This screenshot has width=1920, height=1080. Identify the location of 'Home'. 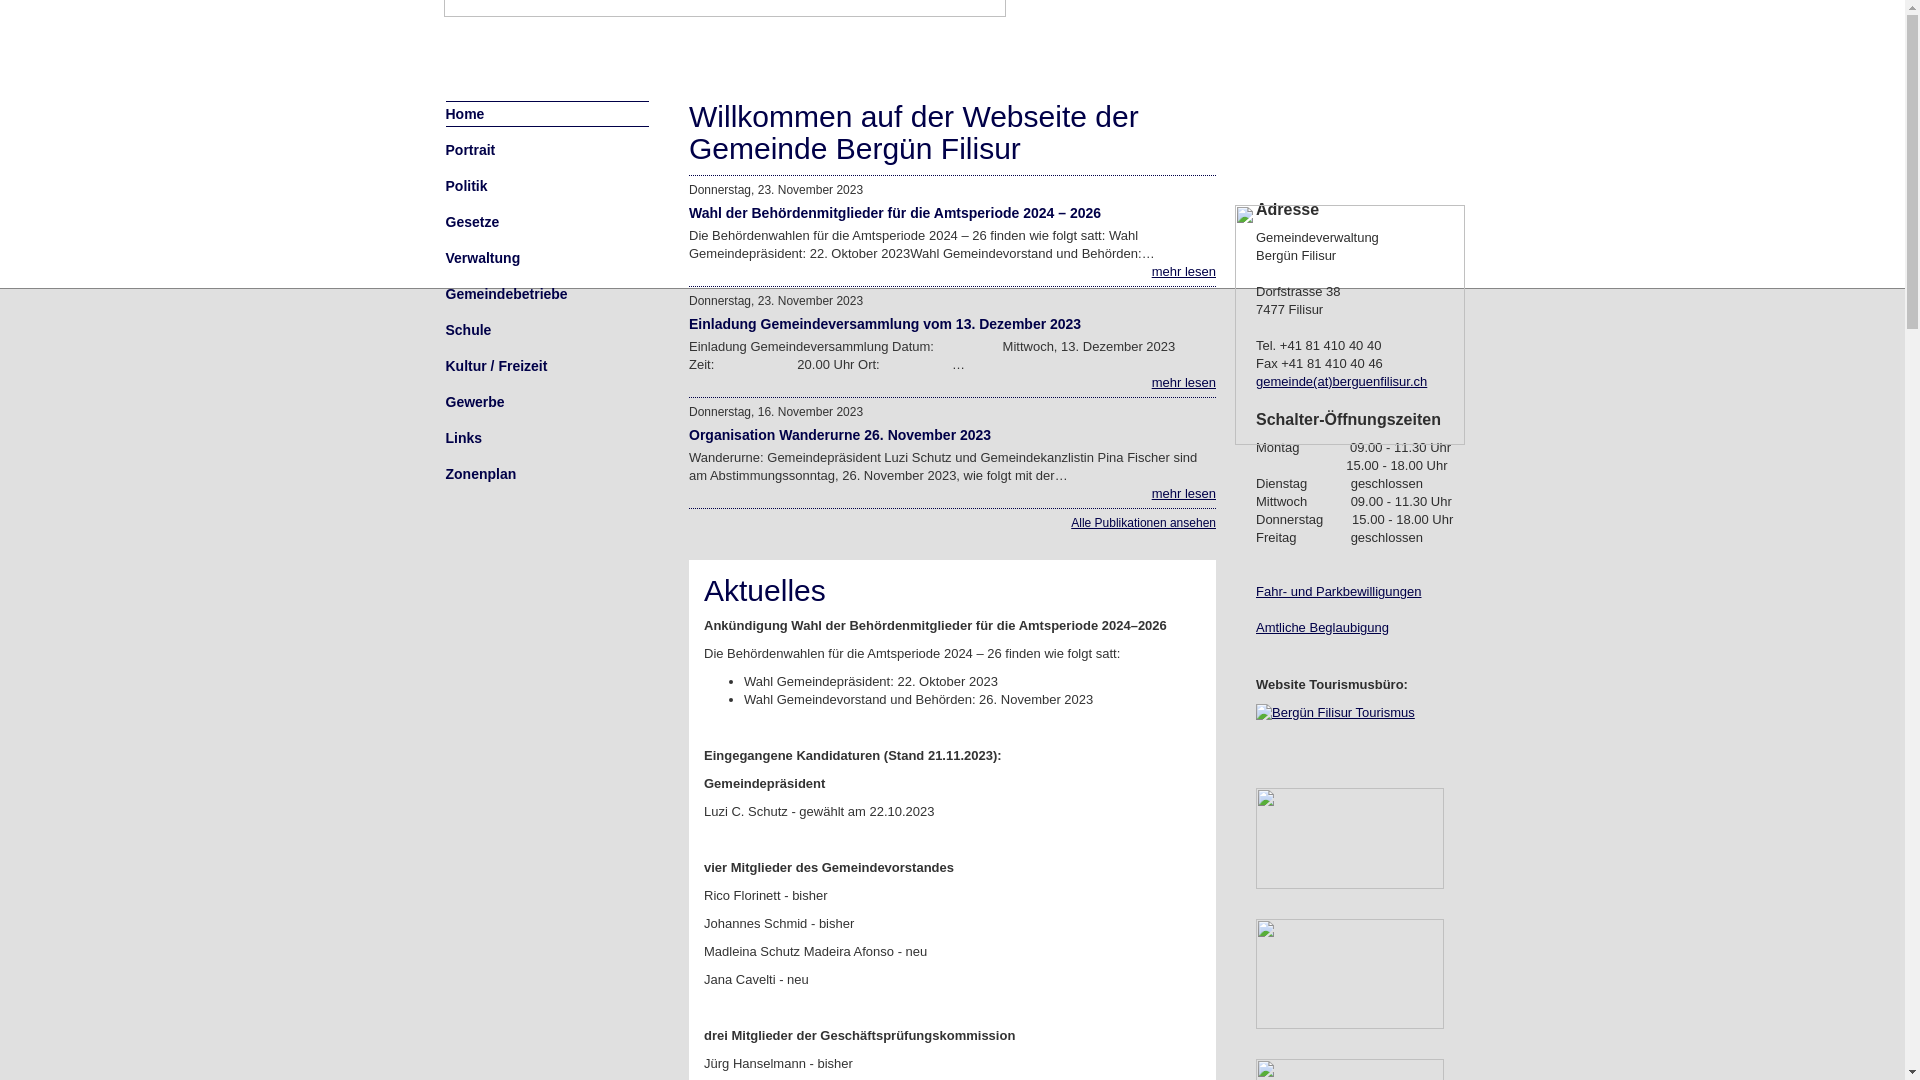
(445, 114).